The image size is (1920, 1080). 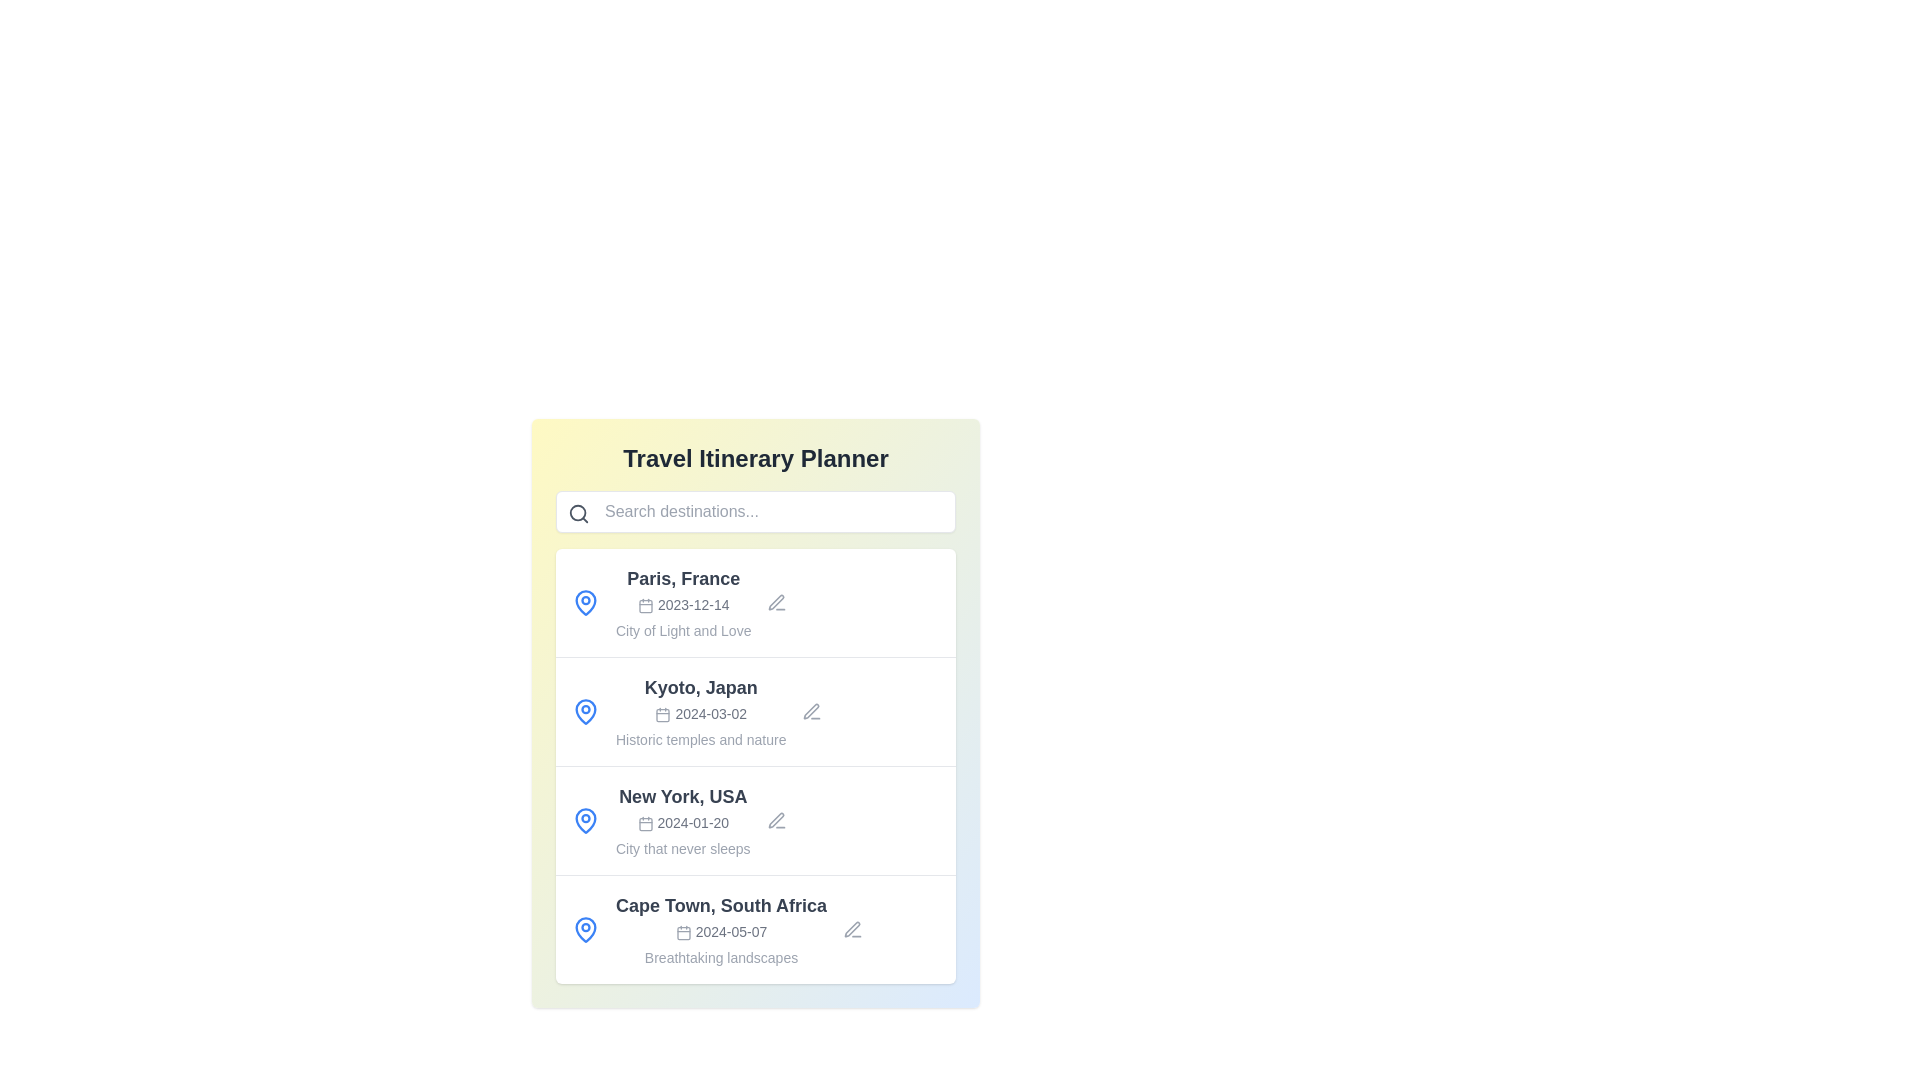 What do you see at coordinates (663, 713) in the screenshot?
I see `the calendar icon positioned beside the date '2024-03-02' in the 'Kyoto, Japan' list item` at bounding box center [663, 713].